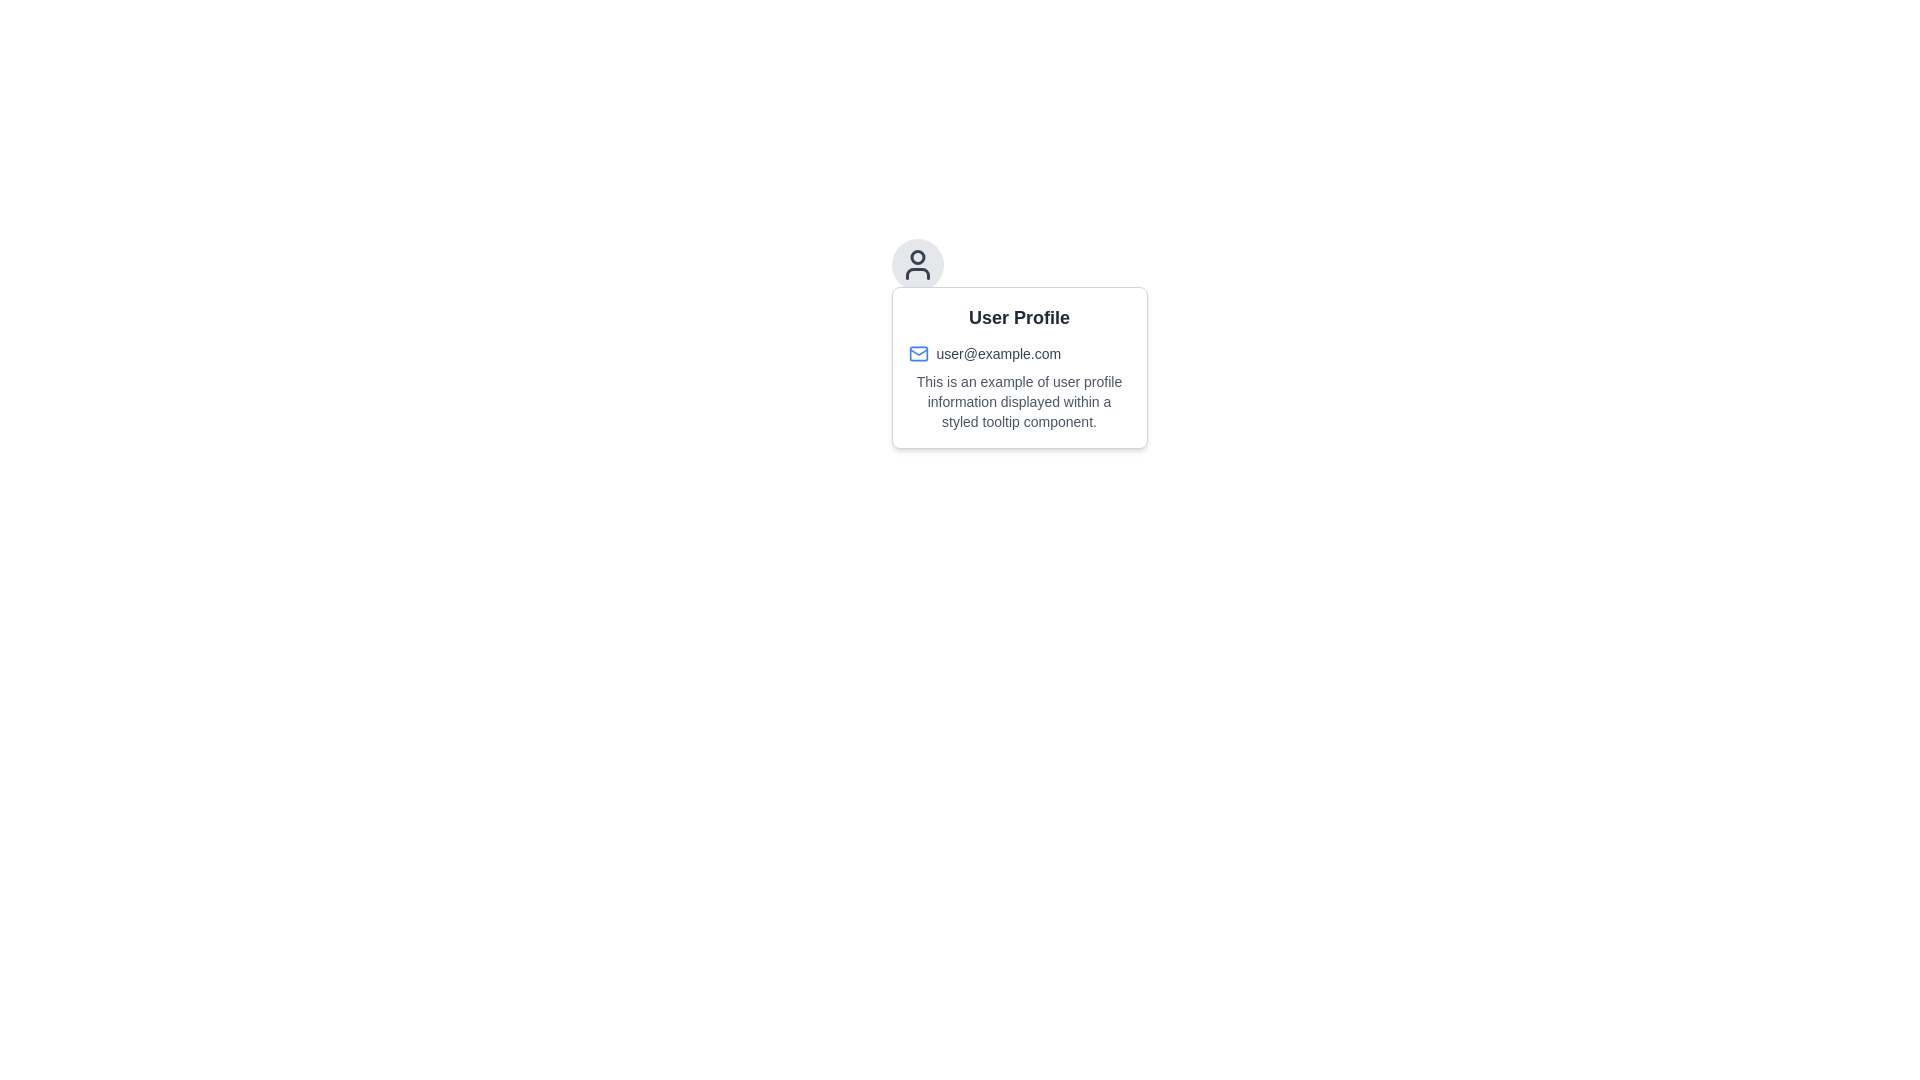 The image size is (1920, 1080). Describe the element at coordinates (916, 256) in the screenshot. I see `the top circular shape inside the user profile icon, which is positioned above a tooltip box containing user information` at that location.